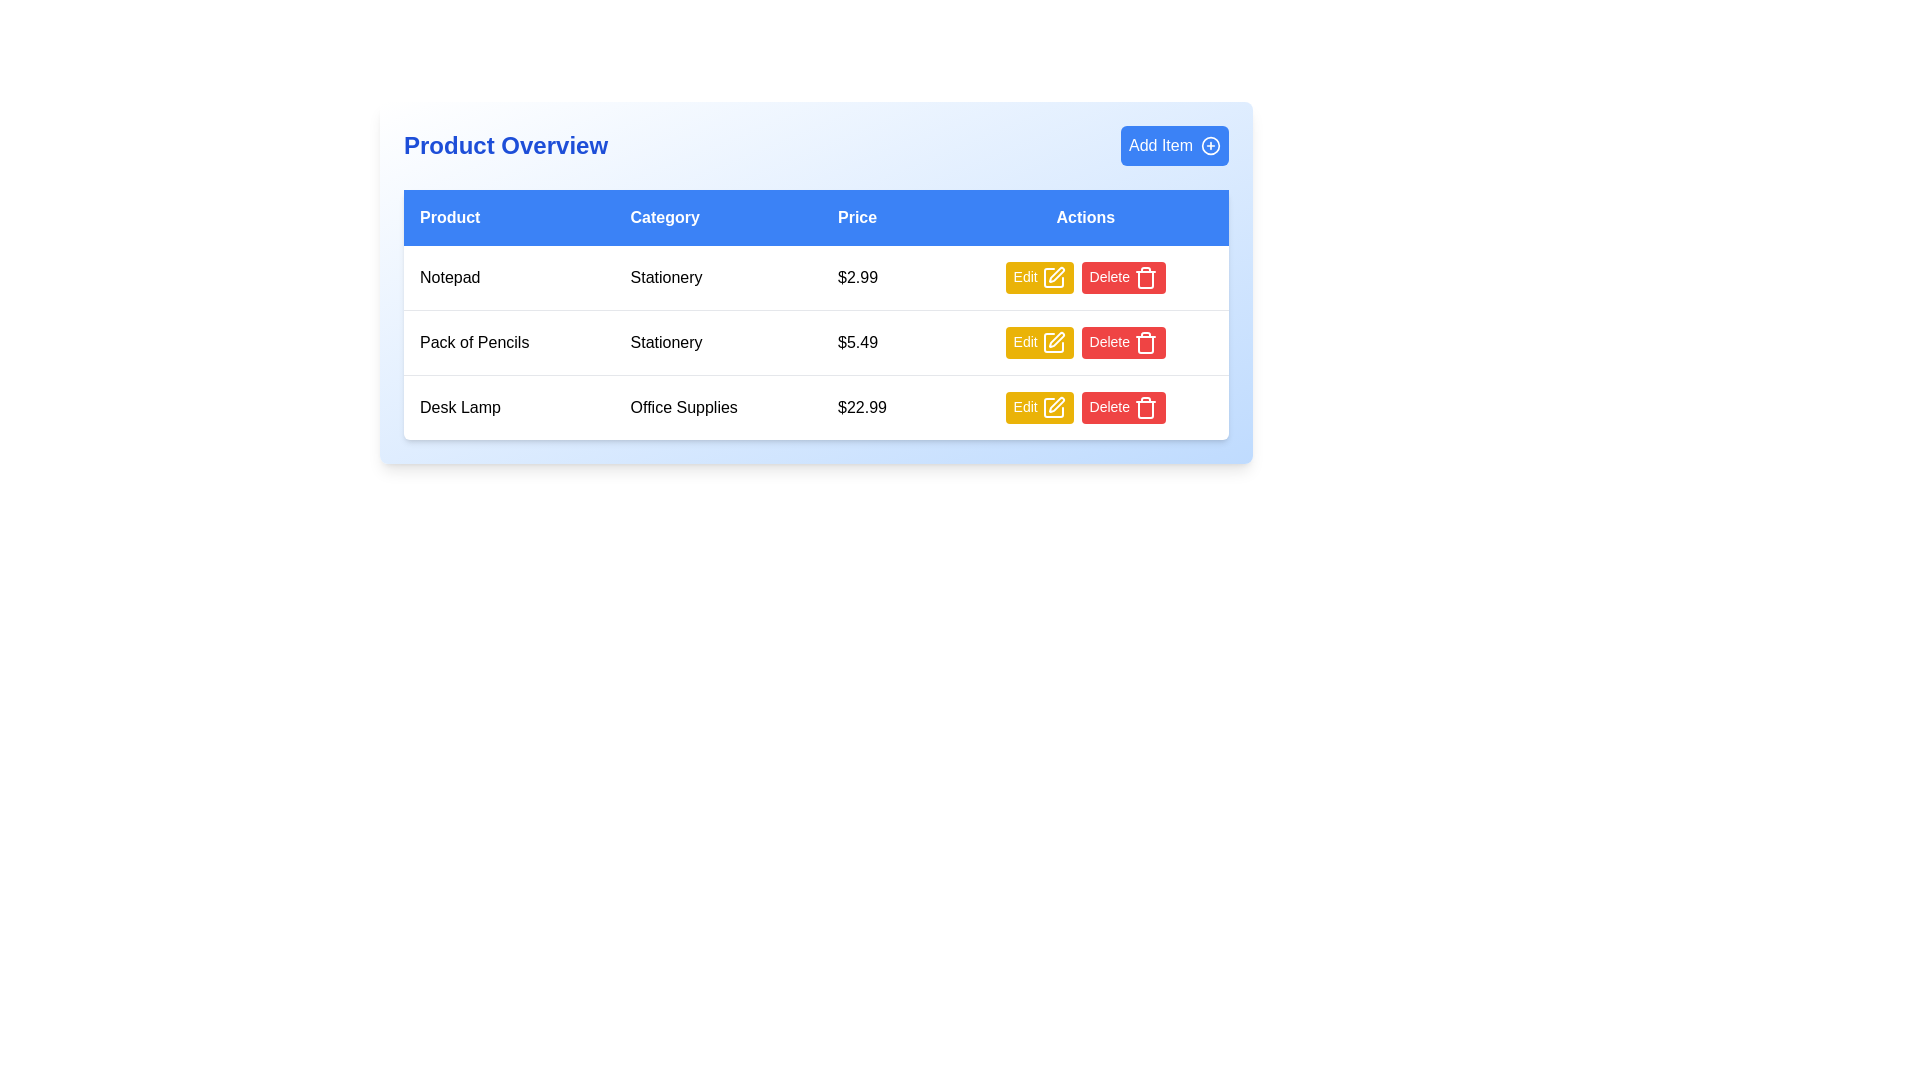 The image size is (1920, 1080). I want to click on the text label displaying the product category 'Office Supplies' for the 'Desk Lamp' product, located in the third row, second column of the product table, so click(718, 406).